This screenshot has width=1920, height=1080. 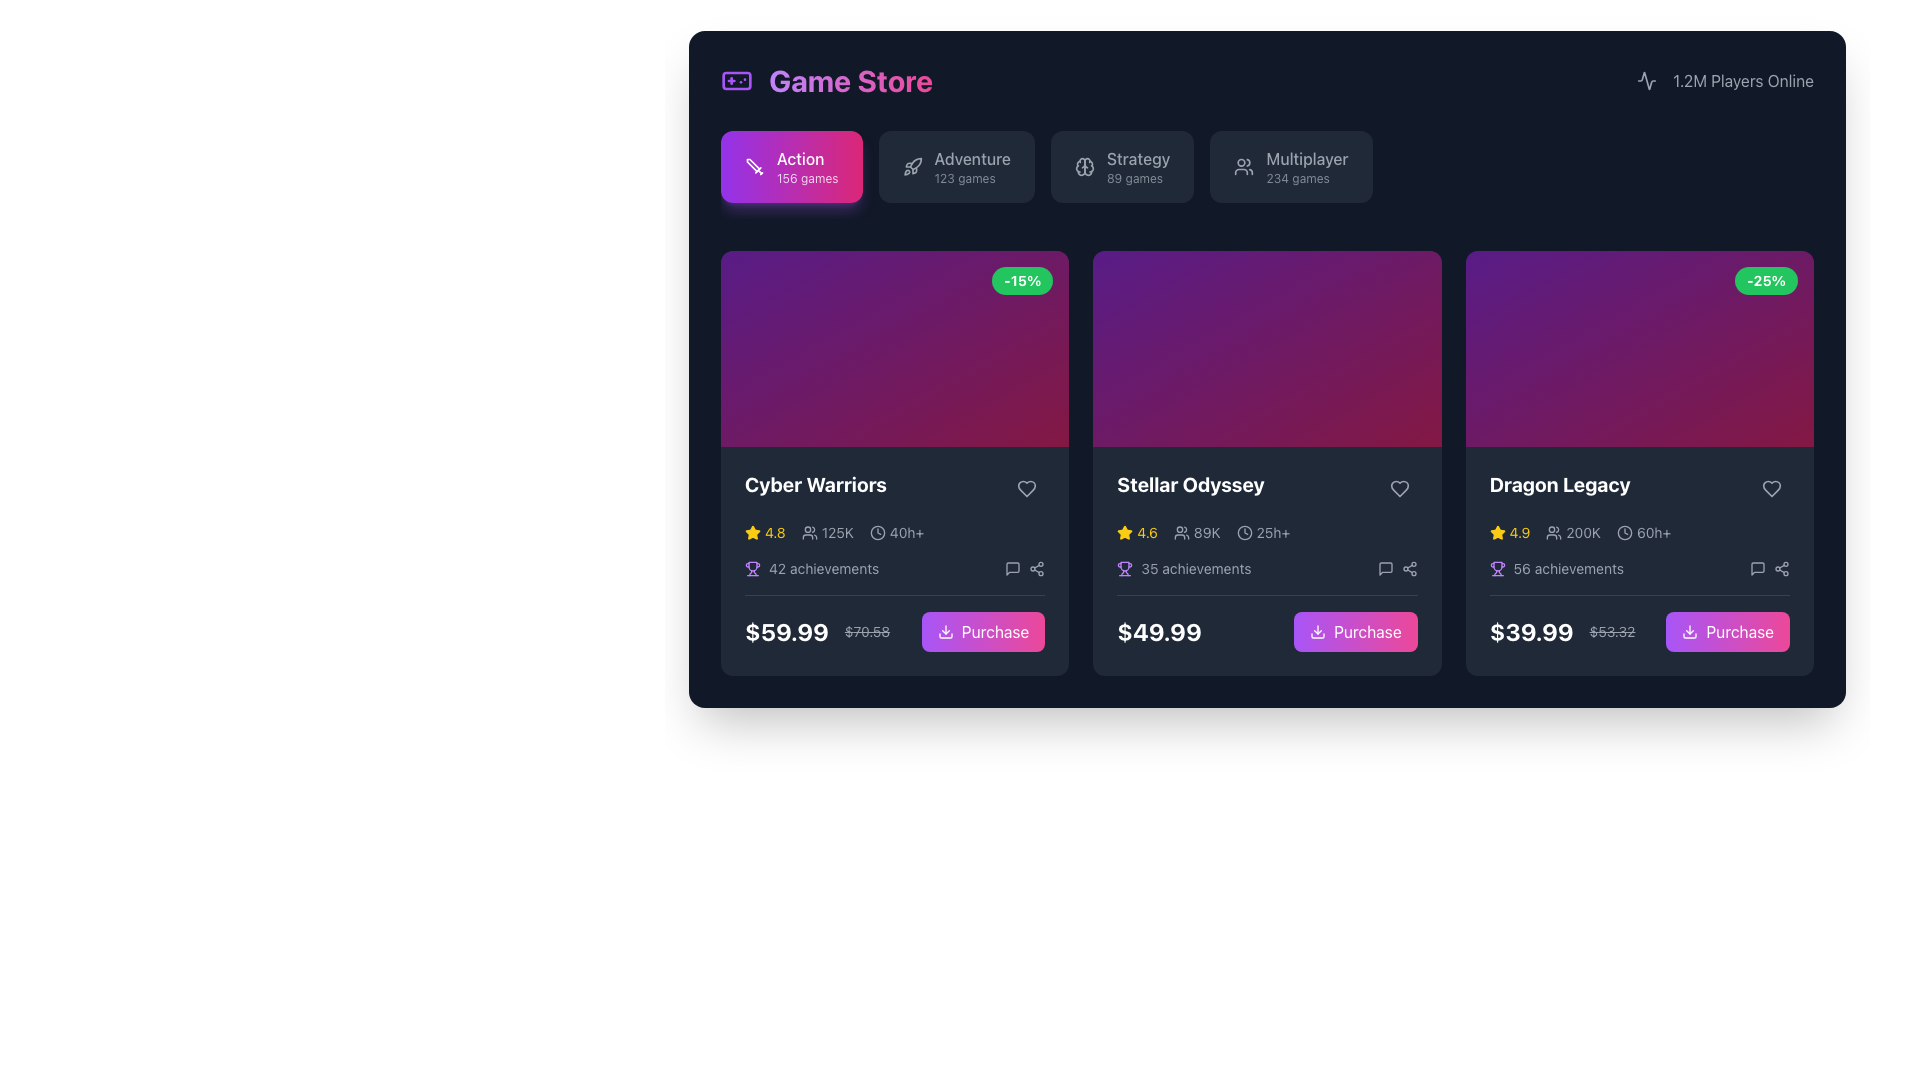 What do you see at coordinates (1036, 567) in the screenshot?
I see `the share icon, which is a small gray icon resembling a share symbol with three interconnected circles, located in the bottom-right section of the first game card` at bounding box center [1036, 567].